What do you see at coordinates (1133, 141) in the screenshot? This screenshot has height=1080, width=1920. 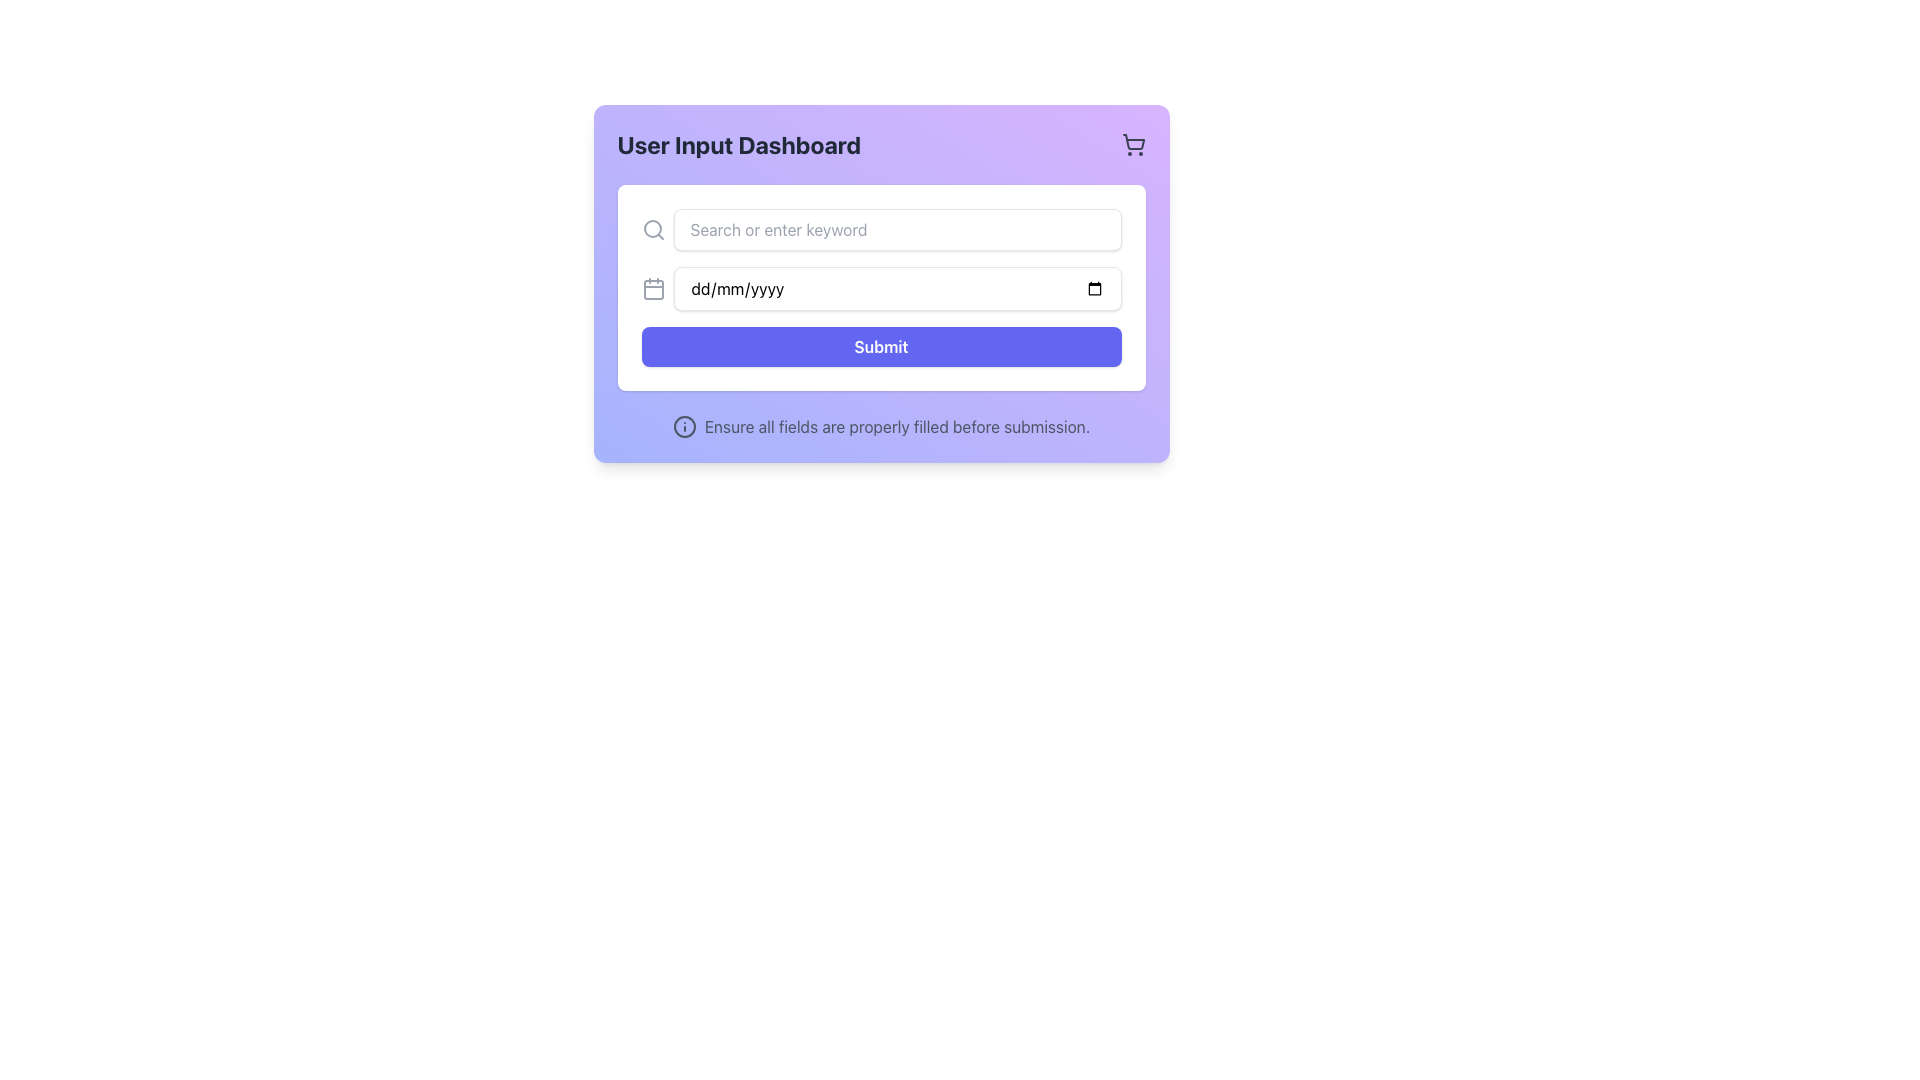 I see `the shopping cart icon's handle located in the top-right corner of the dashboard interface` at bounding box center [1133, 141].